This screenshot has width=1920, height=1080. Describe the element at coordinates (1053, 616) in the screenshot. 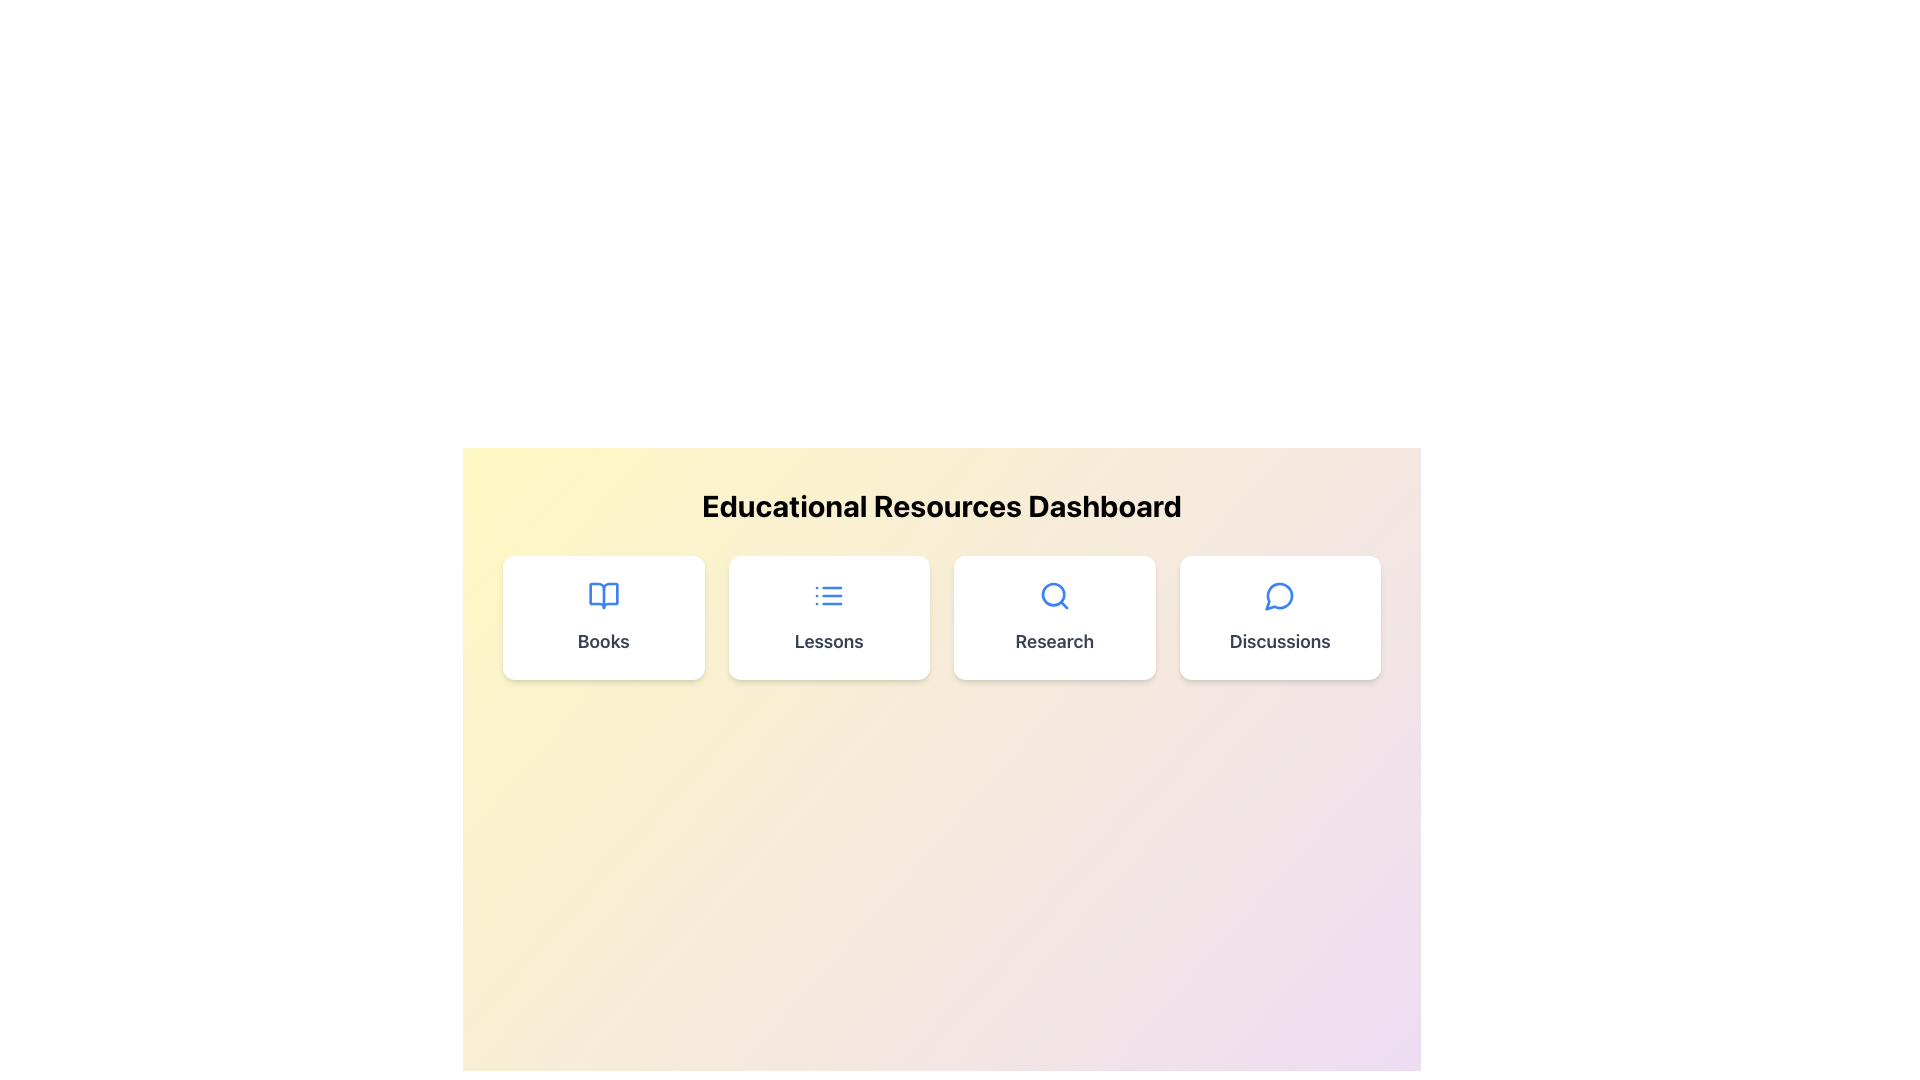

I see `the 'Research' card located in the Educational Resources Dashboard, which is the third card from the left` at that location.